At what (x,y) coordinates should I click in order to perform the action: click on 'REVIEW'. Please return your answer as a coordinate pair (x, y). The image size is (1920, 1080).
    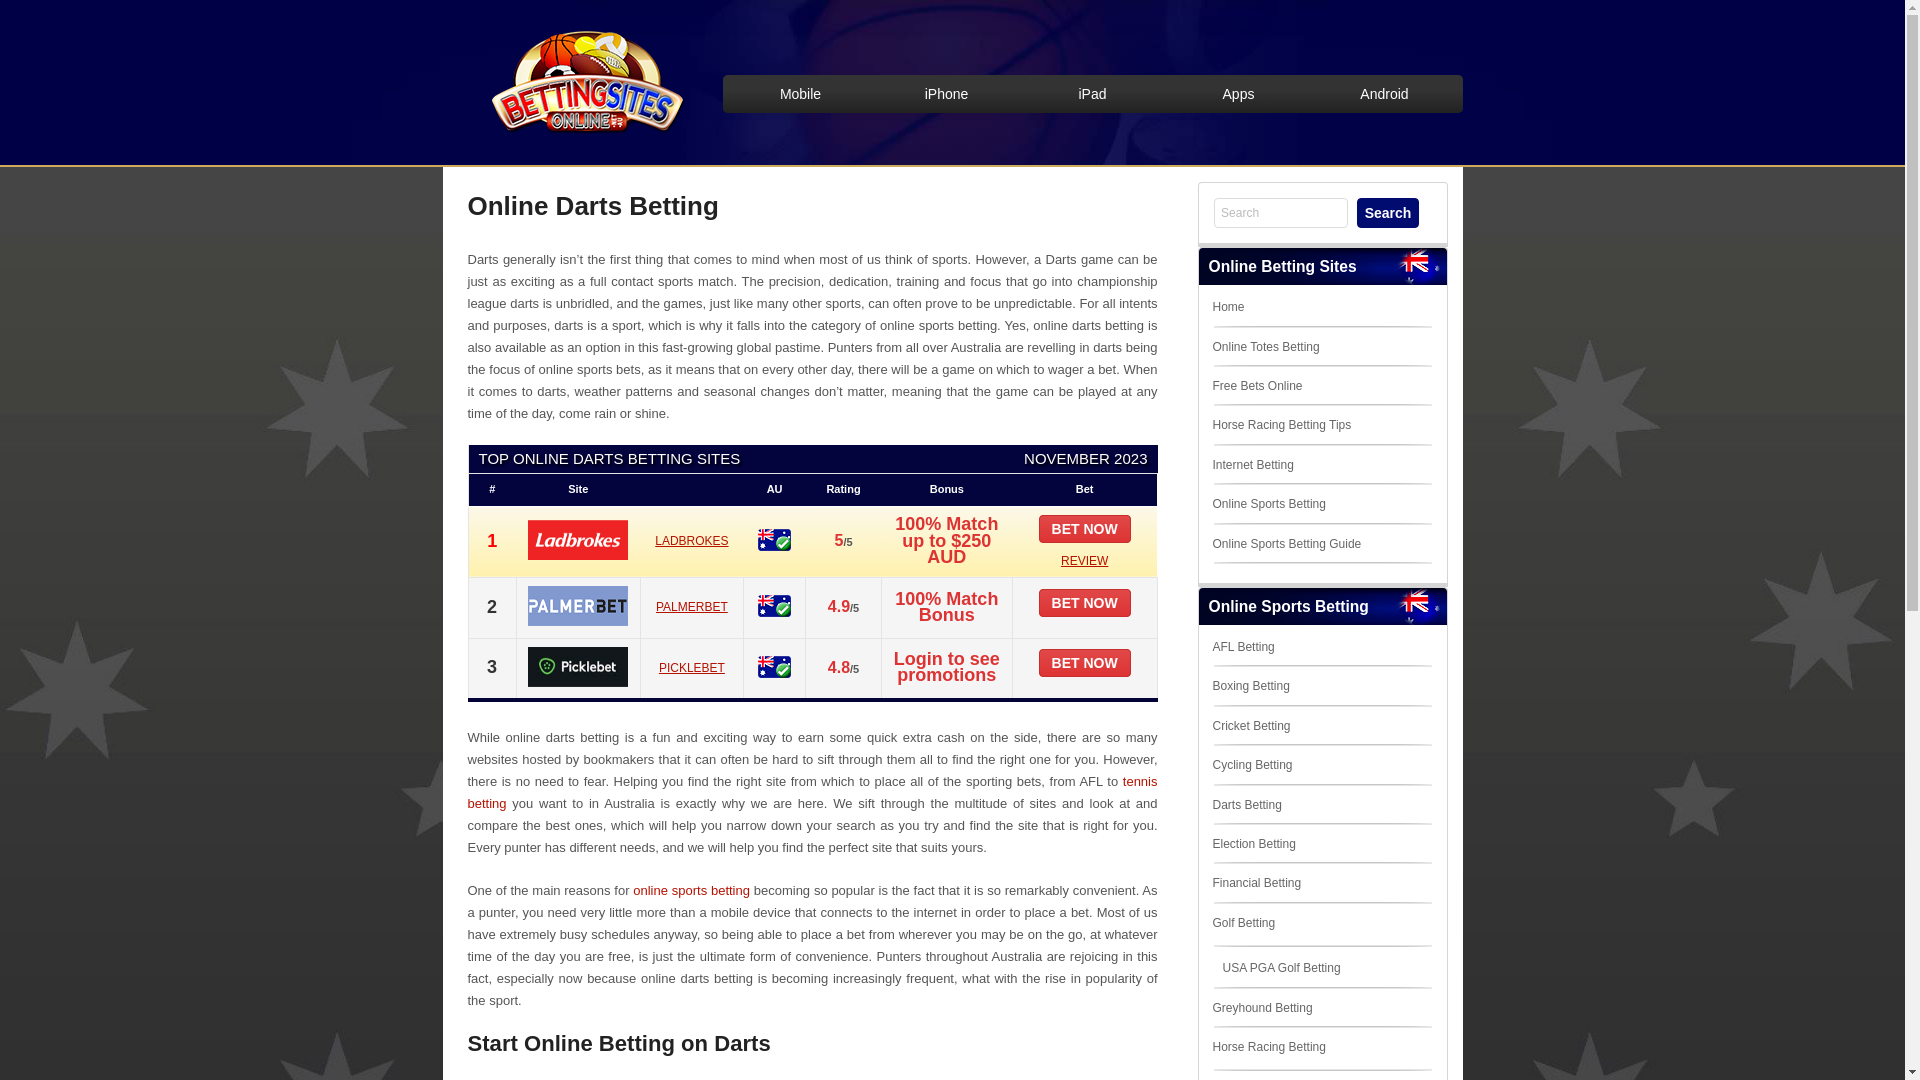
    Looking at the image, I should click on (1083, 560).